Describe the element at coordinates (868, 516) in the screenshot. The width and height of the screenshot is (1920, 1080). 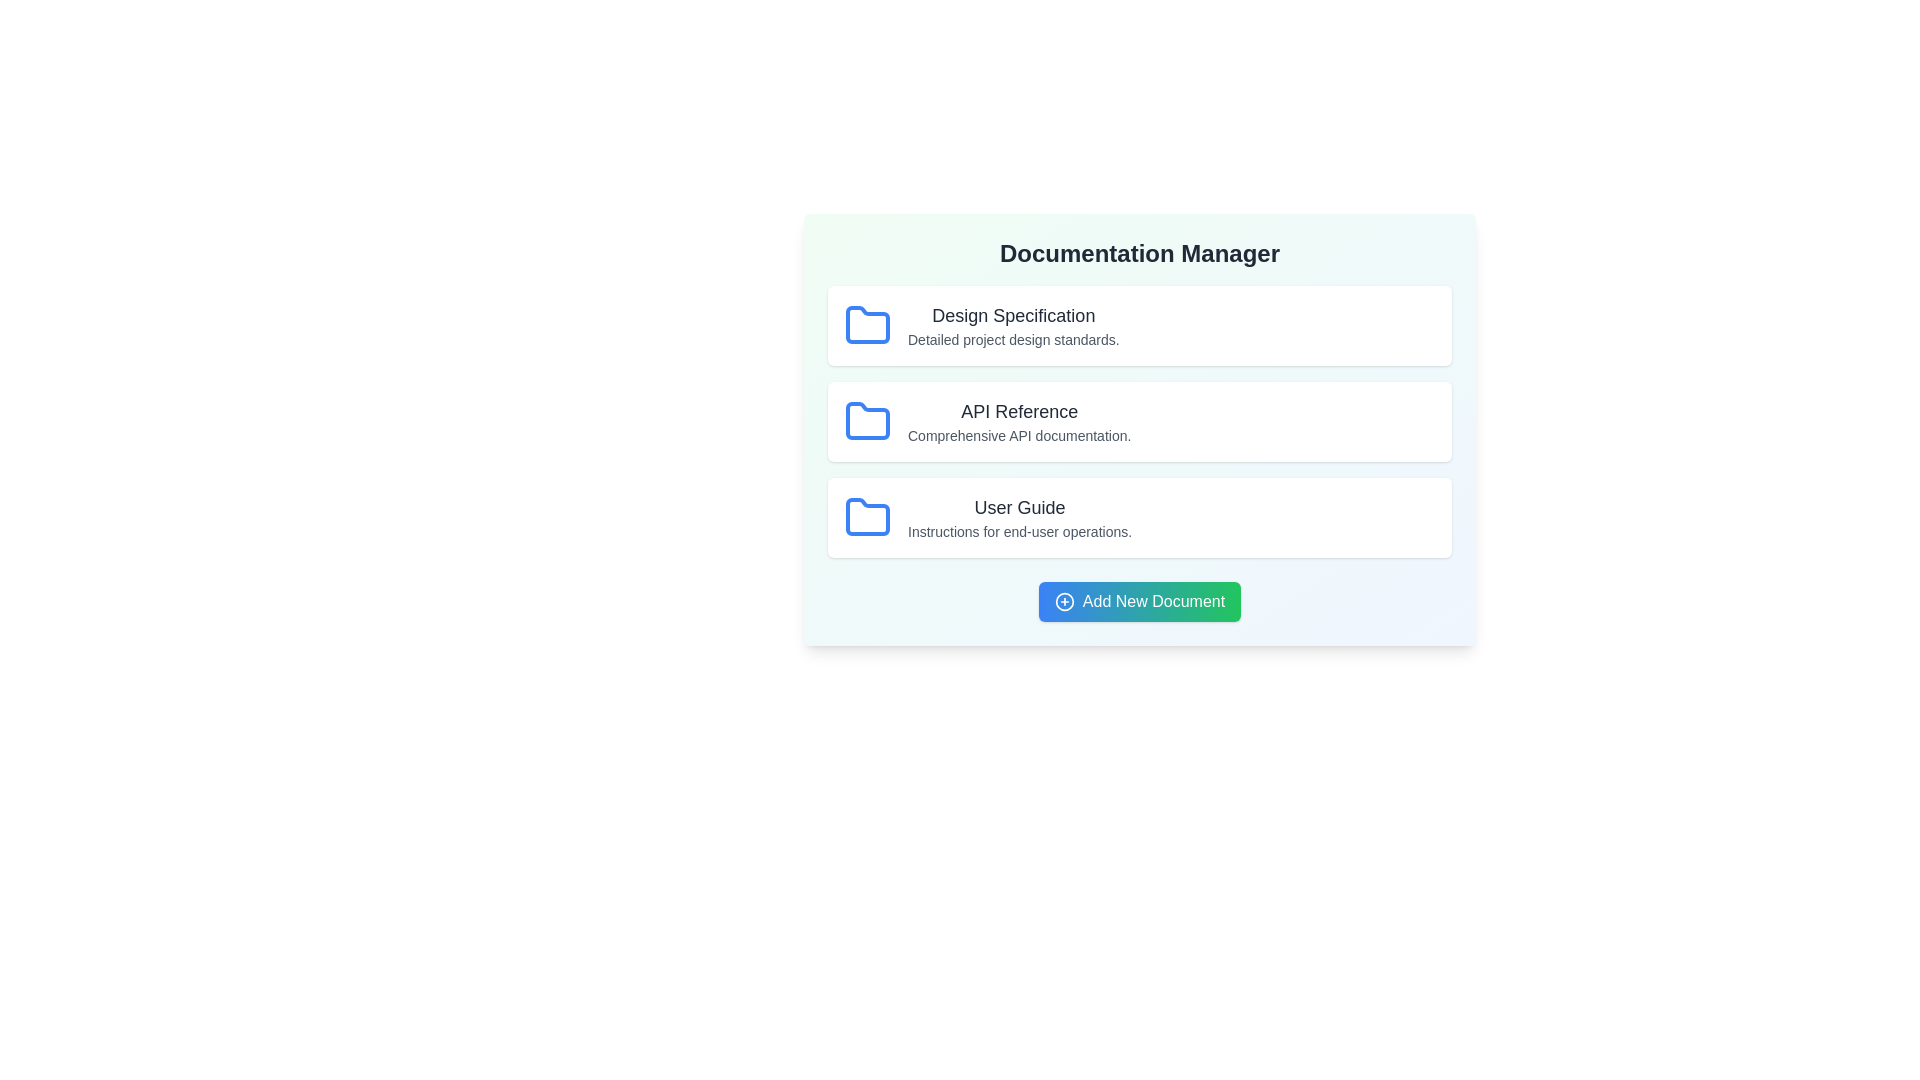
I see `the folder icon associated with User Guide` at that location.